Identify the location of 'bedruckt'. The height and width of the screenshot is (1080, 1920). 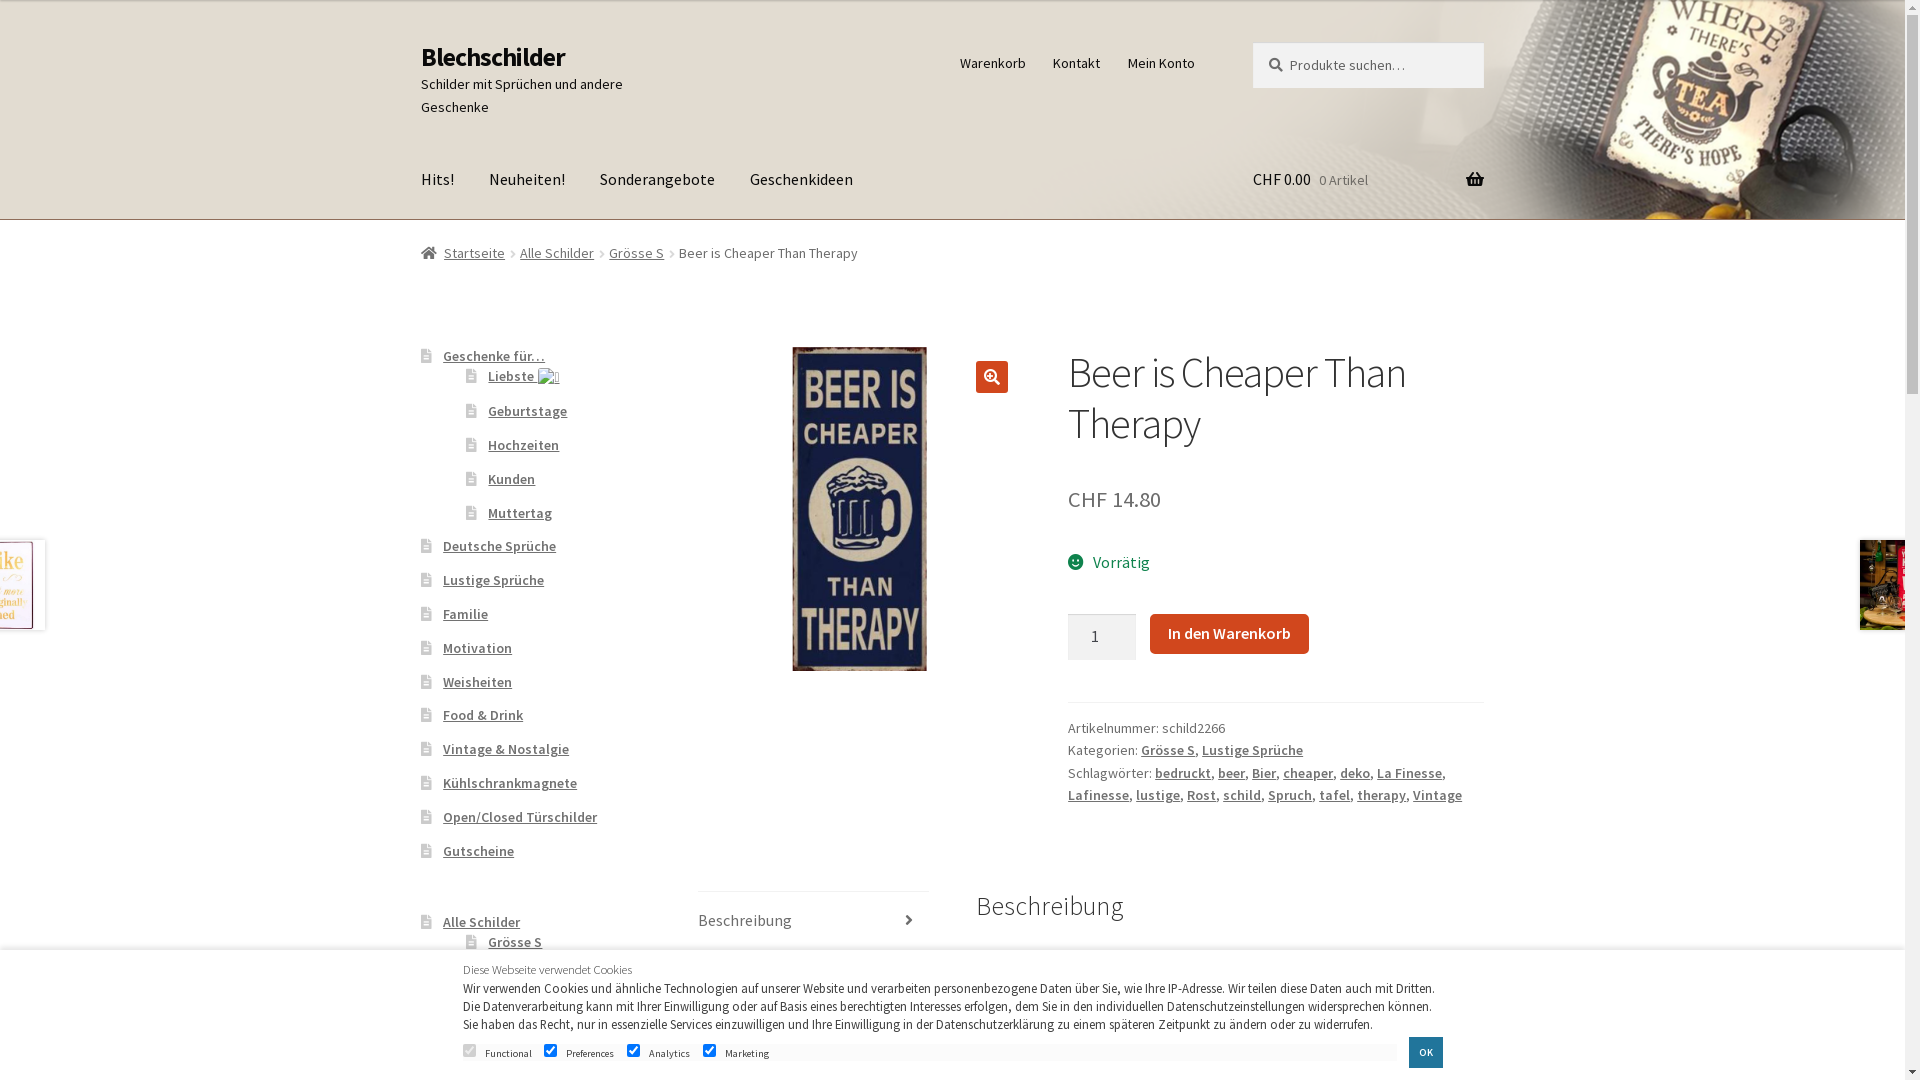
(1182, 771).